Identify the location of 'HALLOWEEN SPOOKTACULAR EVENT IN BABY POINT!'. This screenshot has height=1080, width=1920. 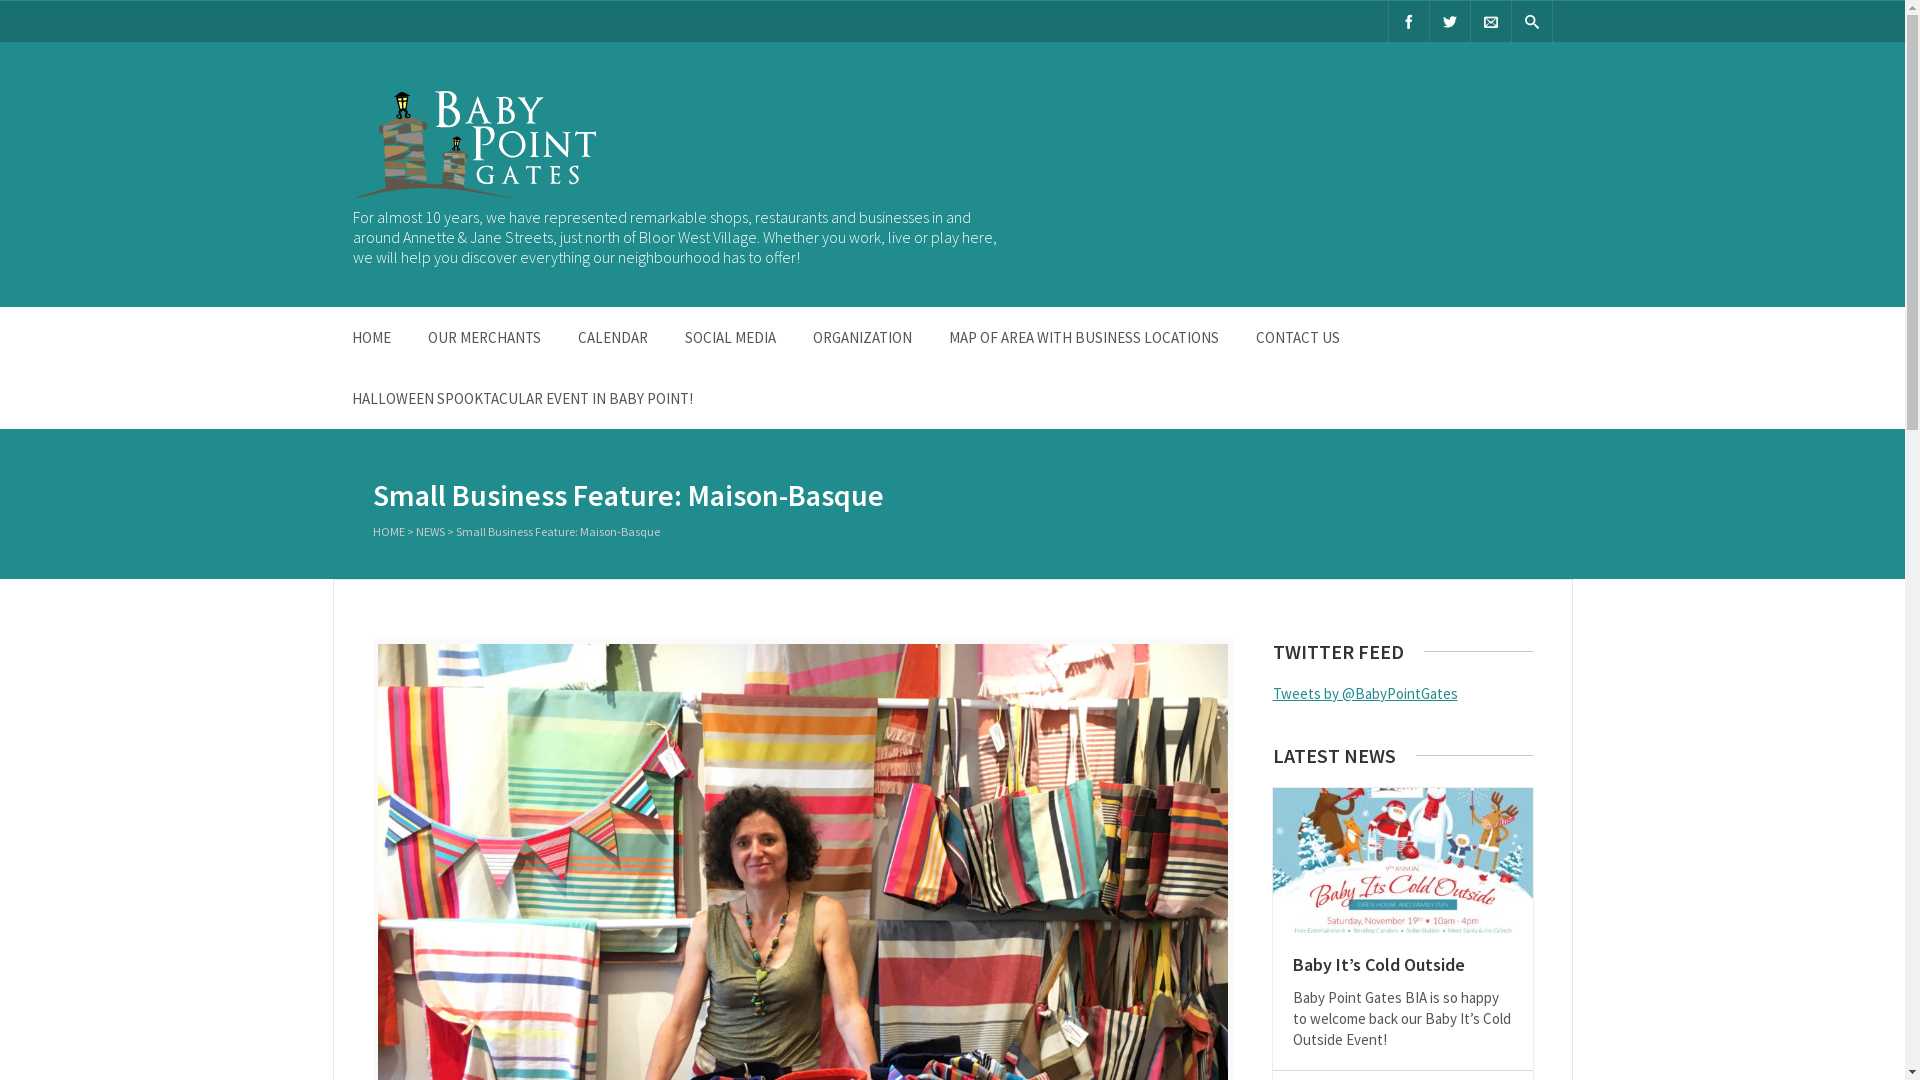
(331, 398).